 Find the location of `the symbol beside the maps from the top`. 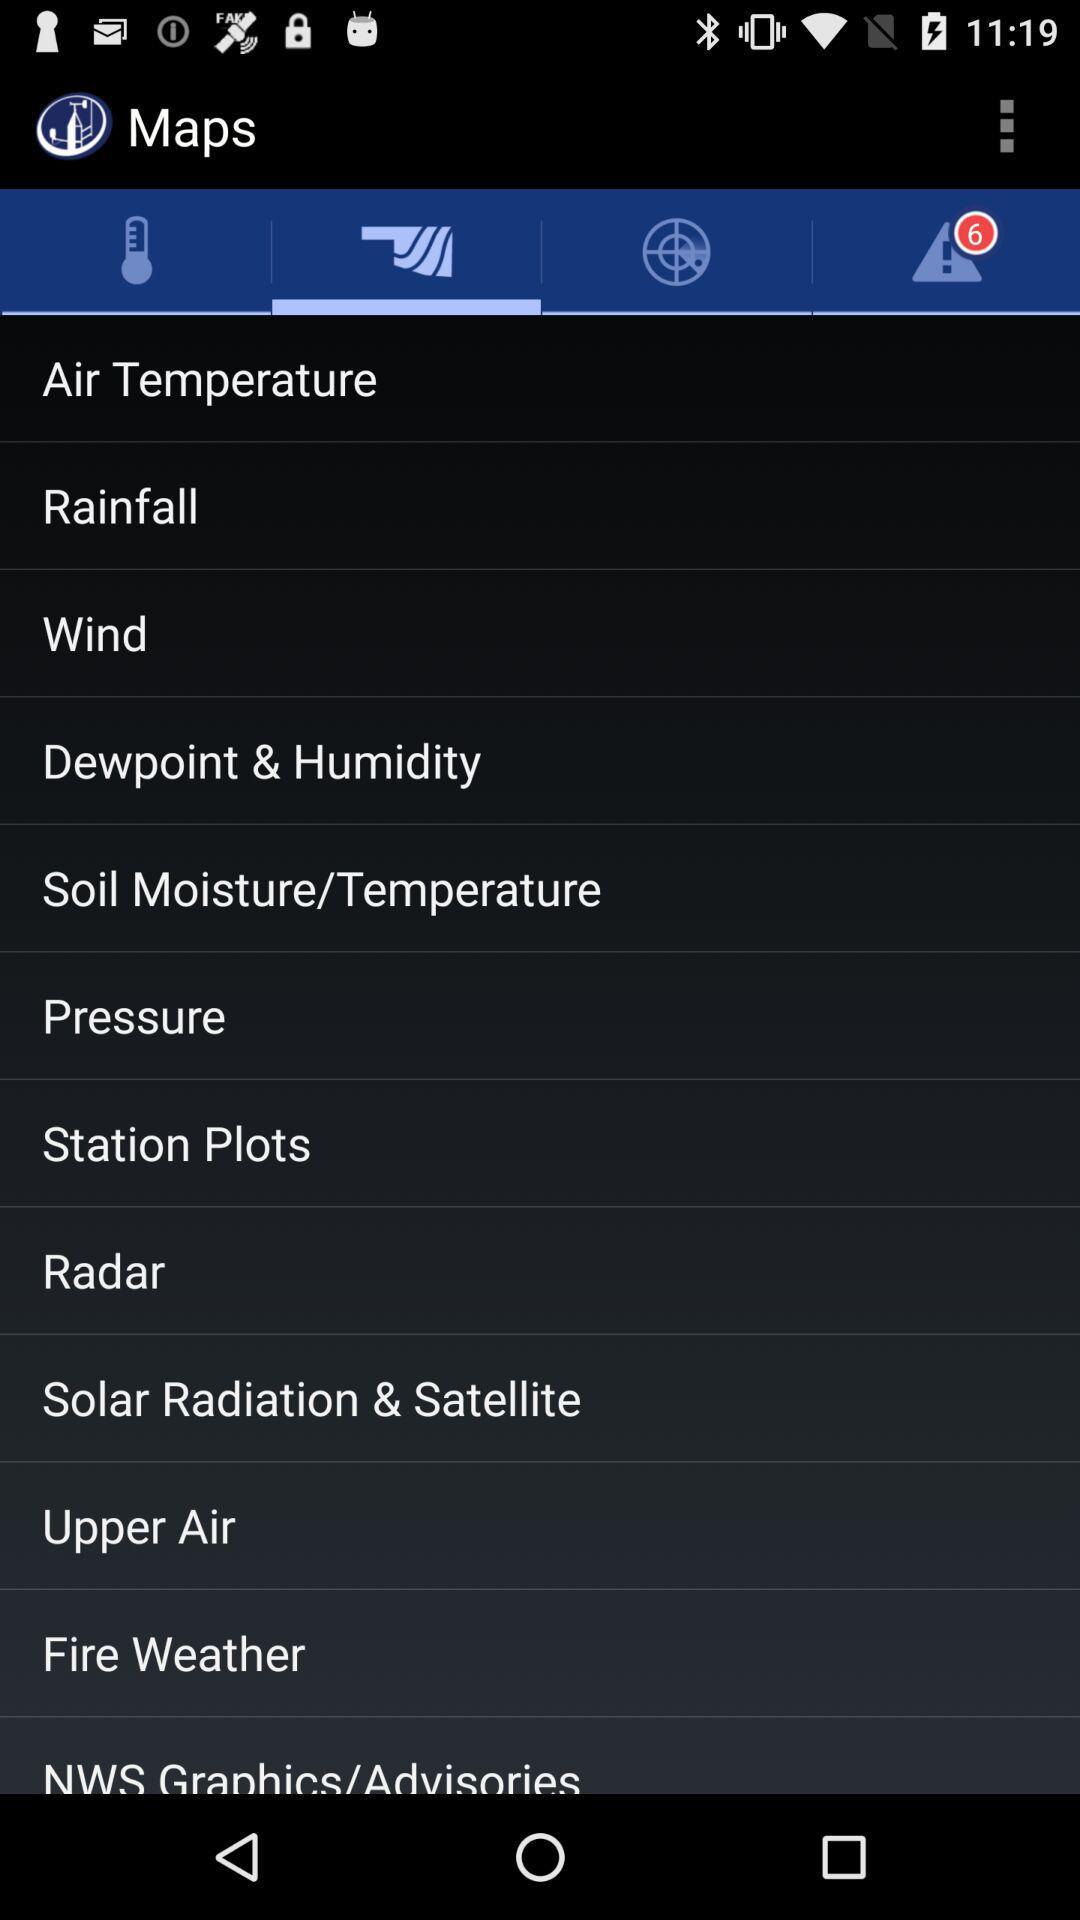

the symbol beside the maps from the top is located at coordinates (72, 124).